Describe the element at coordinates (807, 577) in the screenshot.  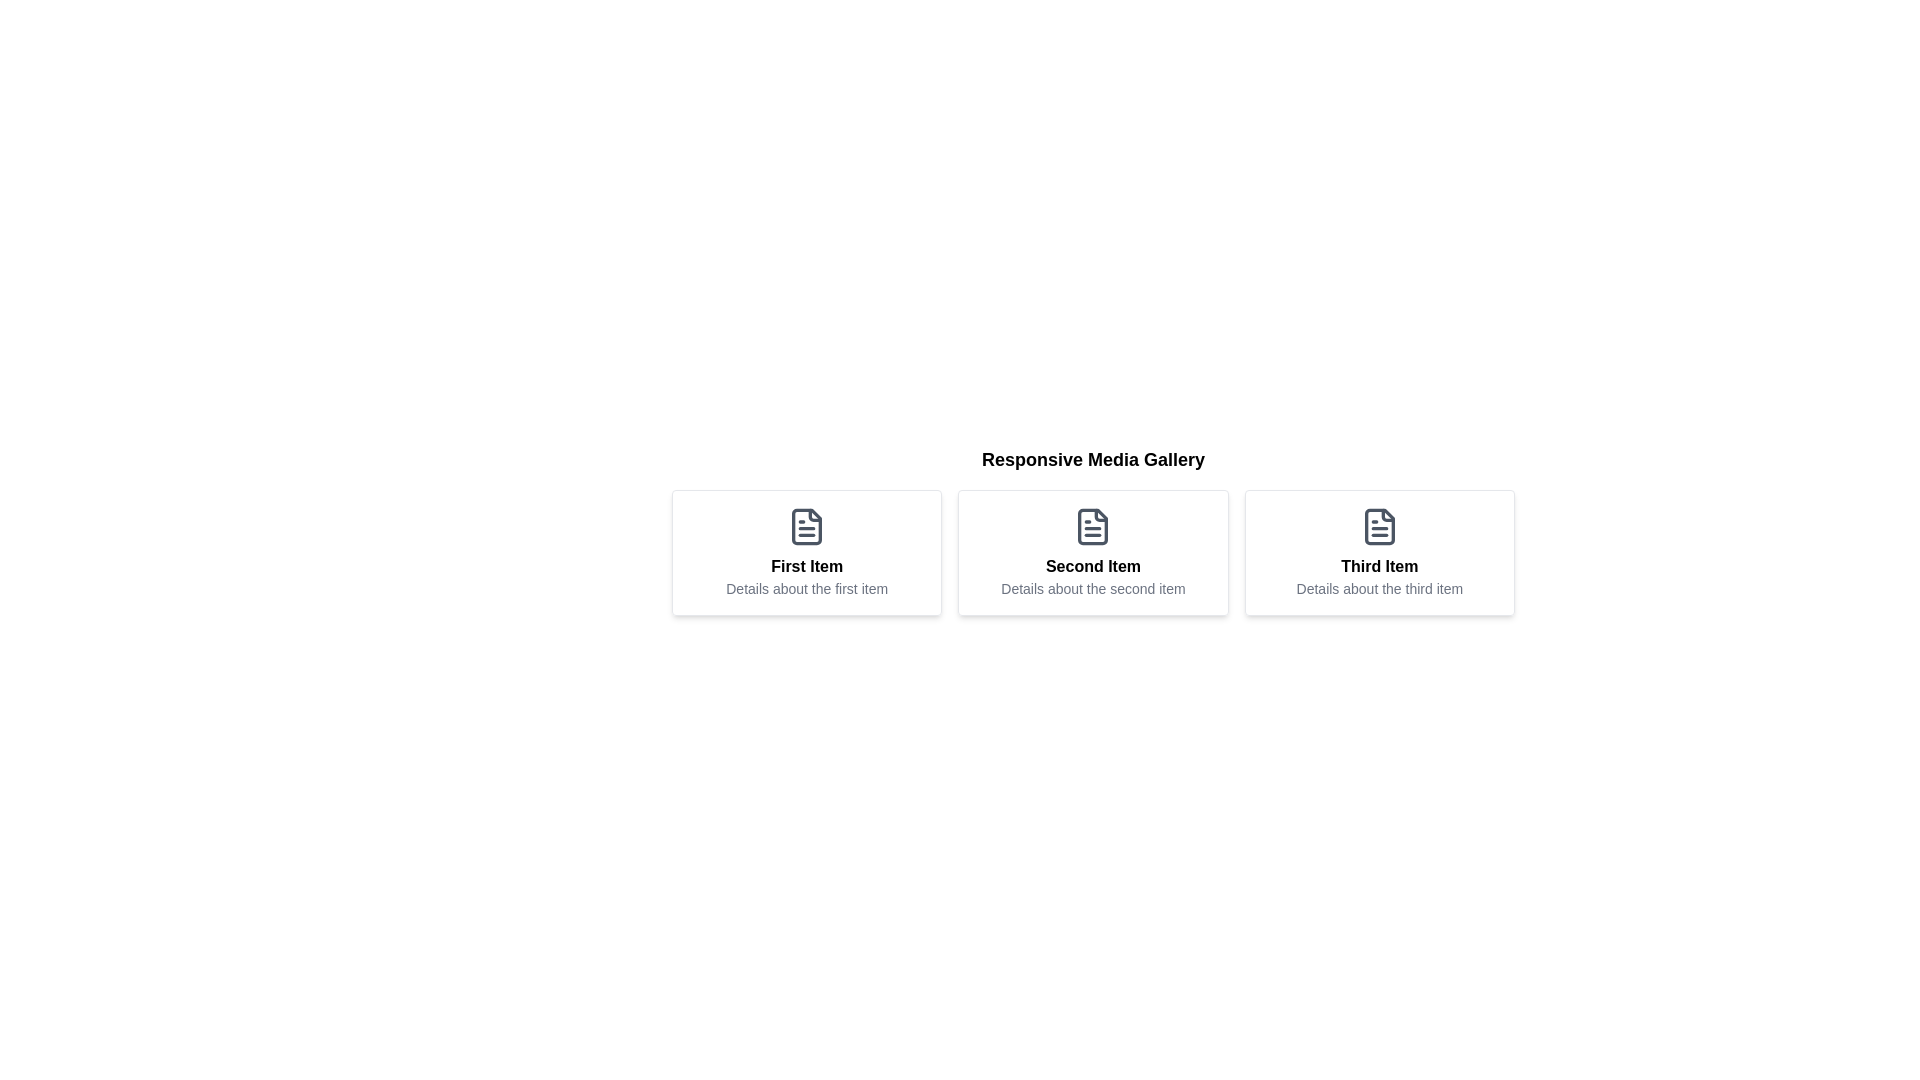
I see `the informational label that provides the title 'First Item' and description 'Details about the first item', located at the bottom of the card representing the first item in the list` at that location.